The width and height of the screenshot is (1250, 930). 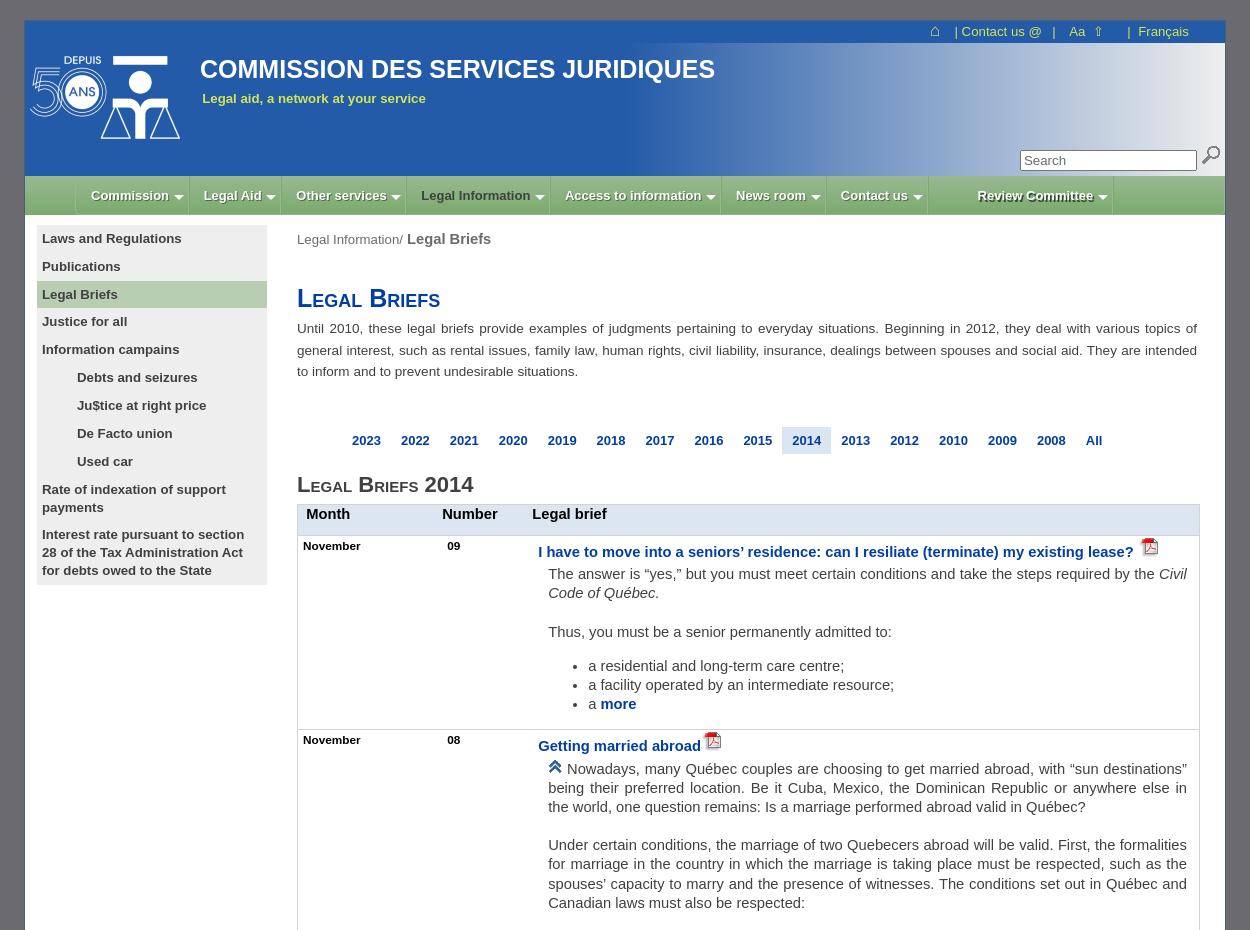 What do you see at coordinates (312, 98) in the screenshot?
I see `'Legal aid, a network at your service'` at bounding box center [312, 98].